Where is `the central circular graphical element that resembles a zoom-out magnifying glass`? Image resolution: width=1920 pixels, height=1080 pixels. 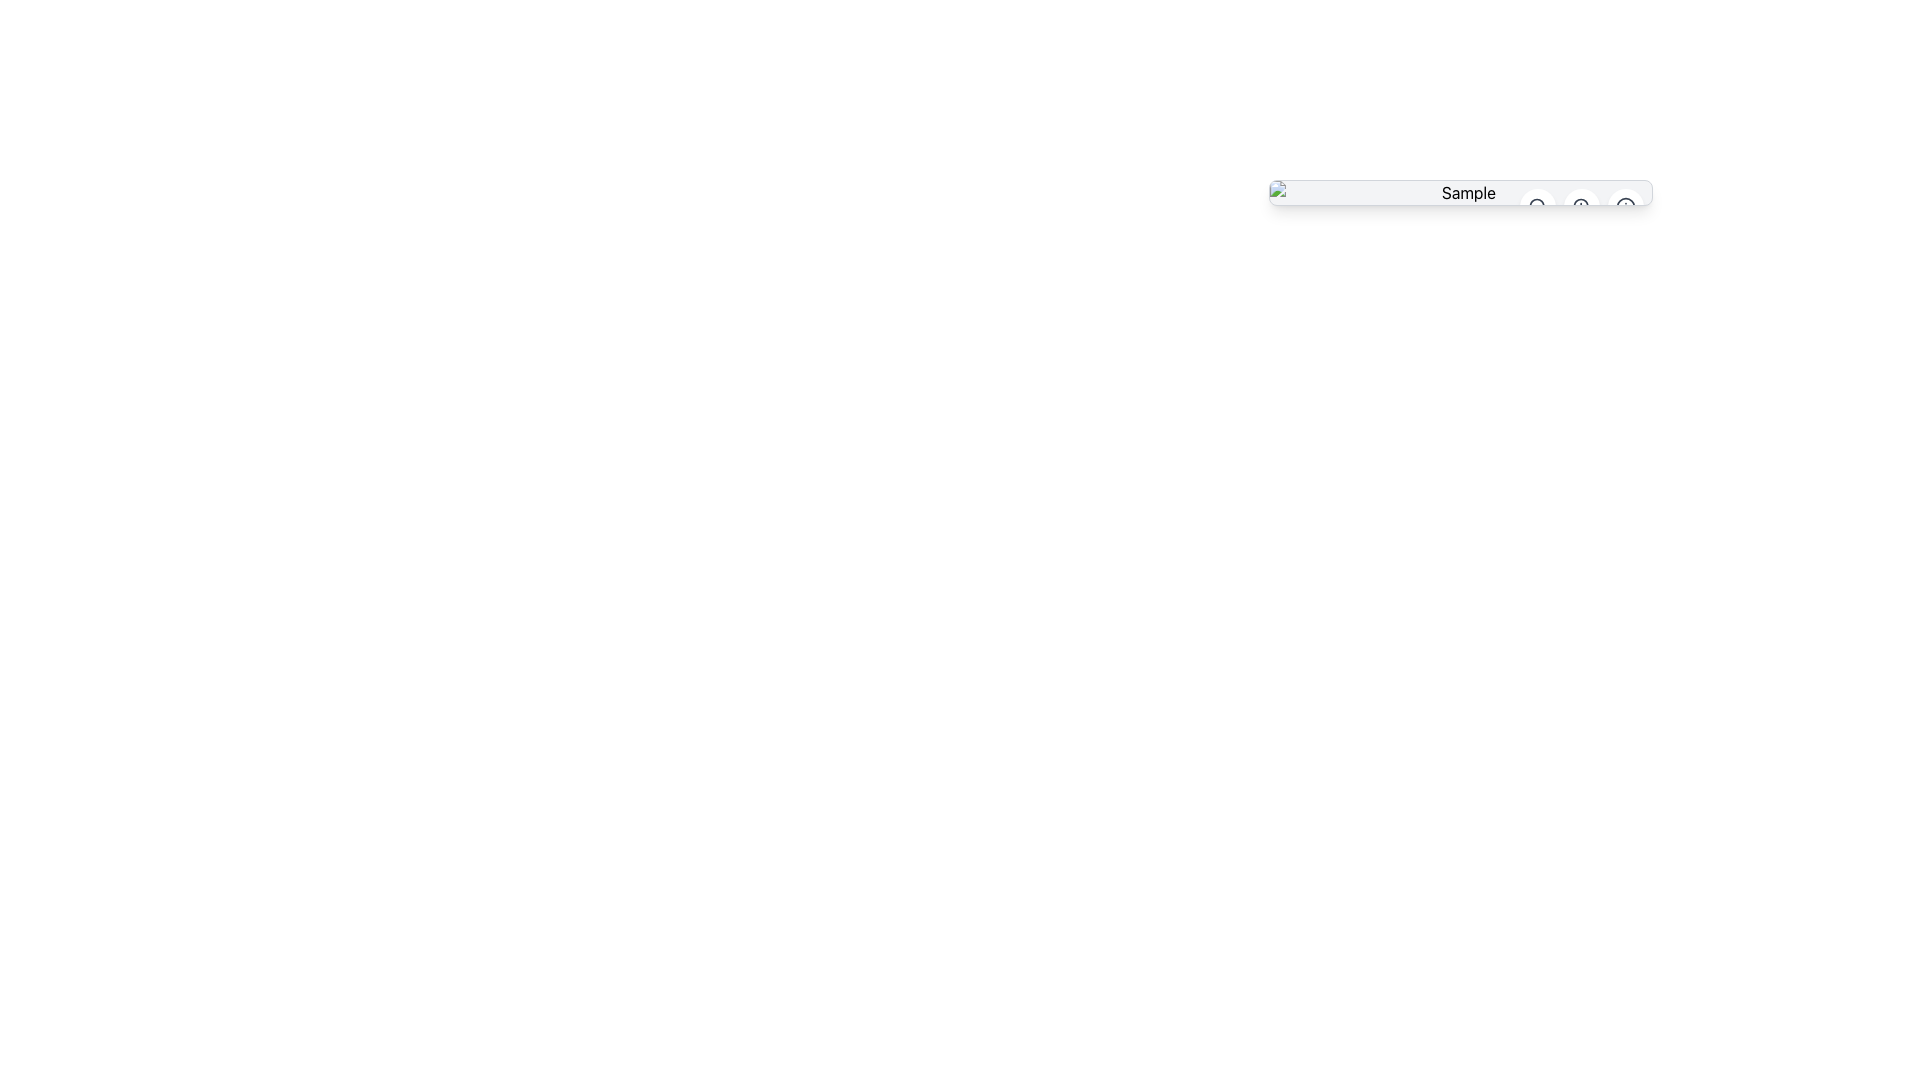 the central circular graphical element that resembles a zoom-out magnifying glass is located at coordinates (1536, 206).